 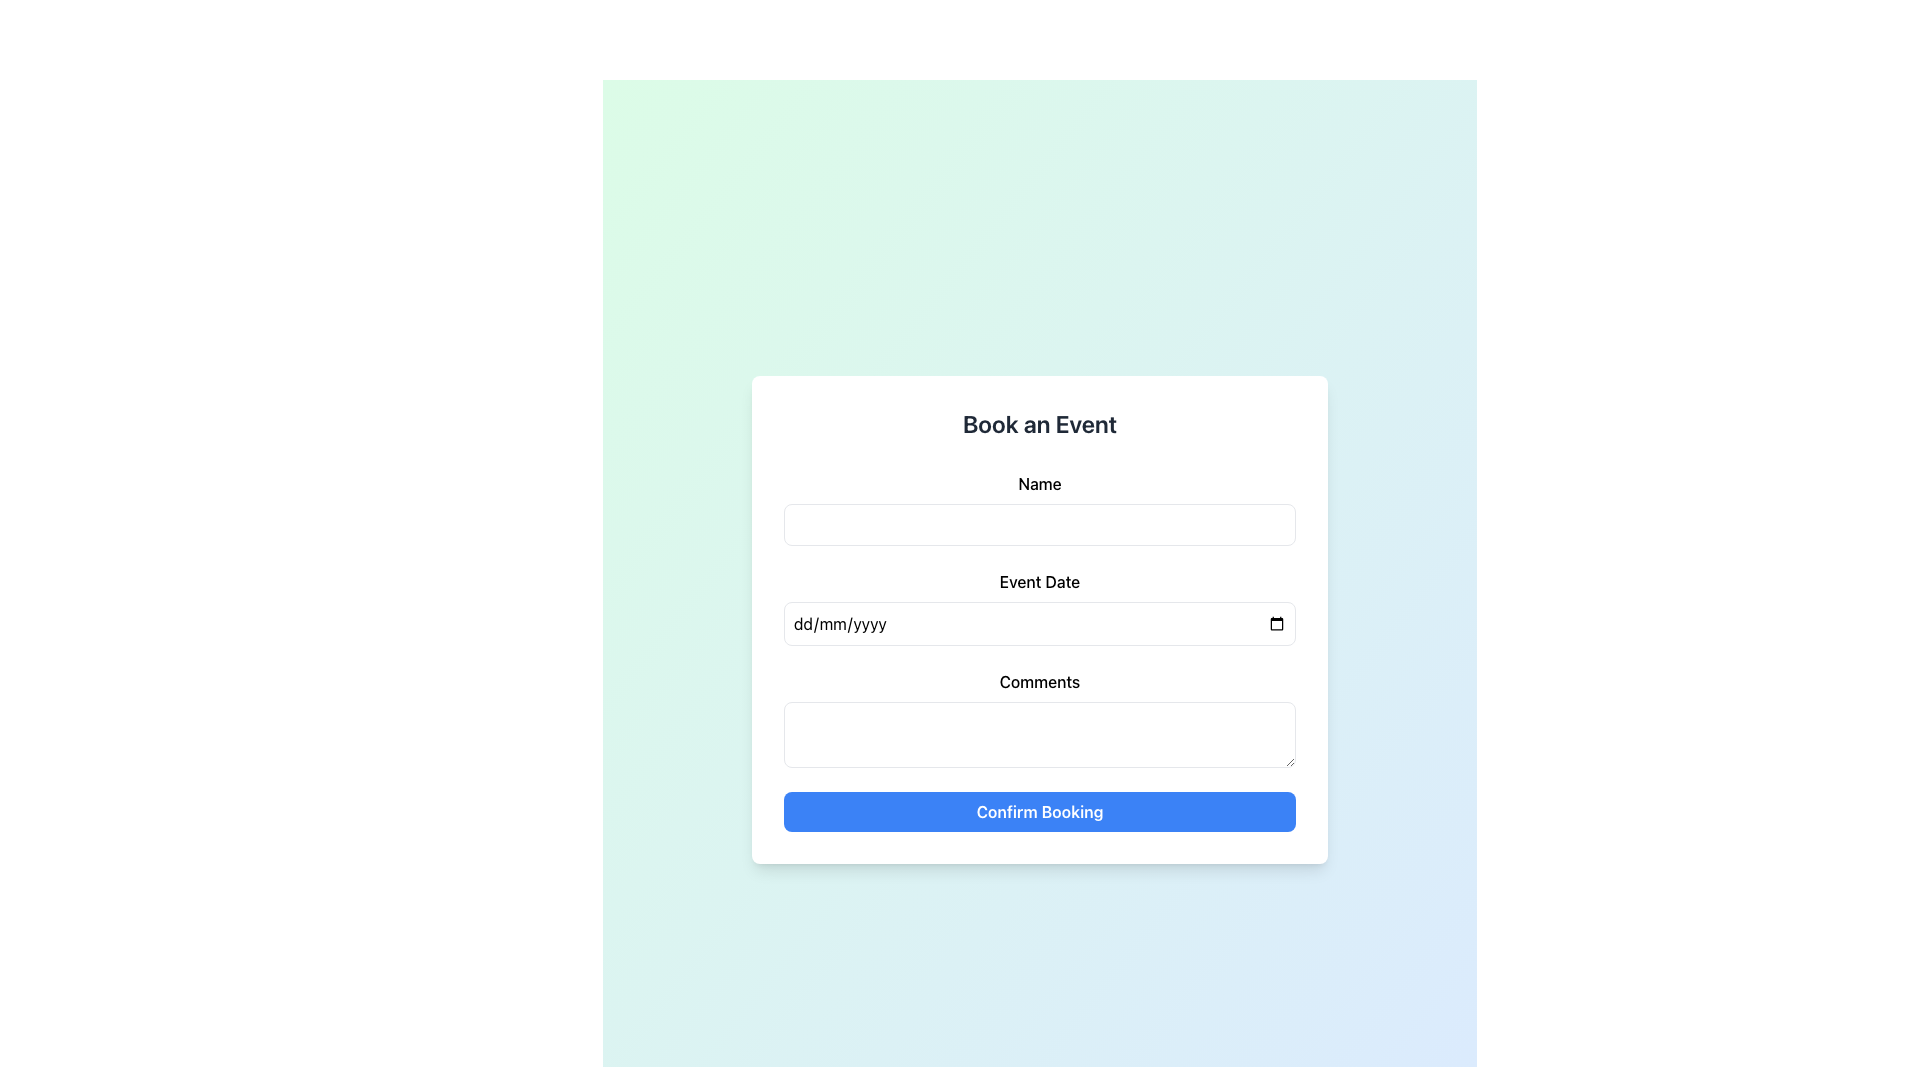 I want to click on text from the 'Event Date' label, which is a bold text component positioned in a form interface box, located below the 'Name' field and above the date input field, so click(x=1040, y=582).